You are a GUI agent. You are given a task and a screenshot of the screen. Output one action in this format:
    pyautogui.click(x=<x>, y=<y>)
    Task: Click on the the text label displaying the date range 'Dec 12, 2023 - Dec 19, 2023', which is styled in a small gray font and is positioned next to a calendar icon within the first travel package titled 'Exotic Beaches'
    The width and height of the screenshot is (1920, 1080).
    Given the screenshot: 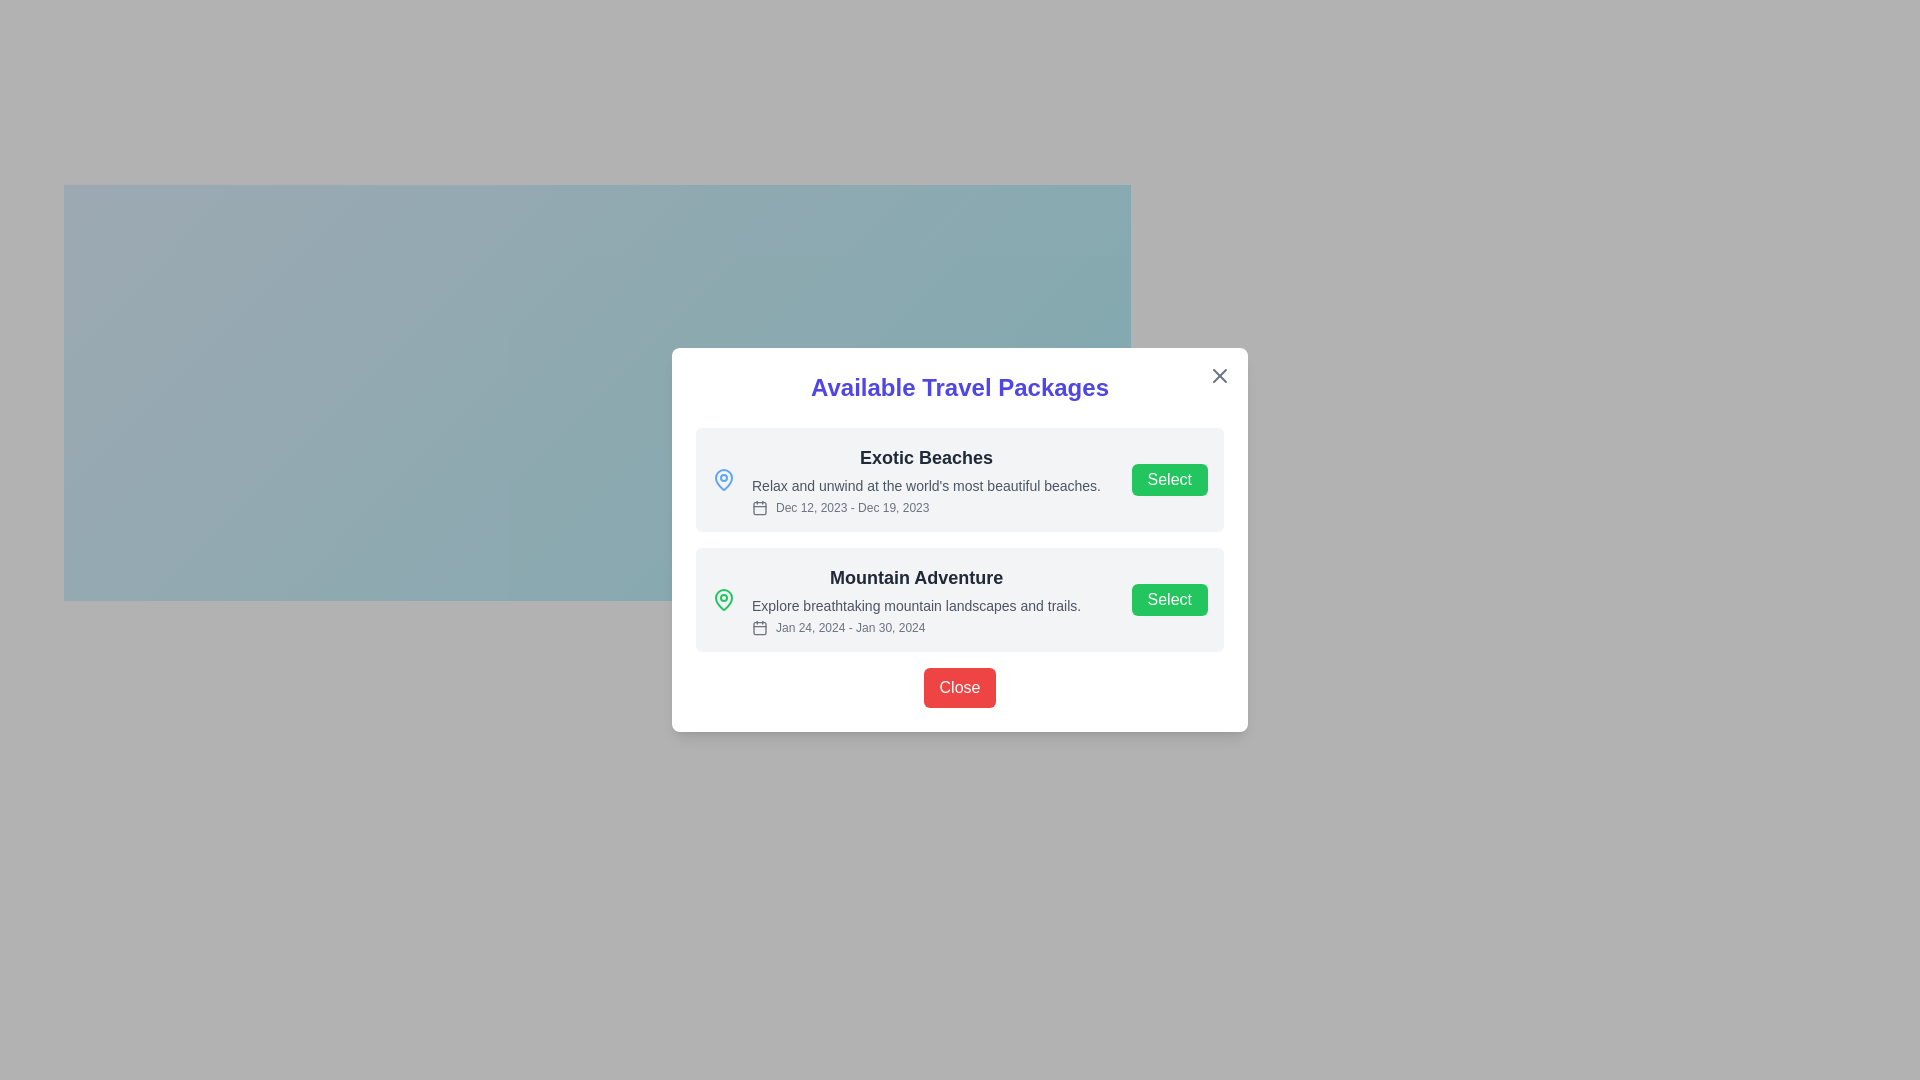 What is the action you would take?
    pyautogui.click(x=925, y=507)
    